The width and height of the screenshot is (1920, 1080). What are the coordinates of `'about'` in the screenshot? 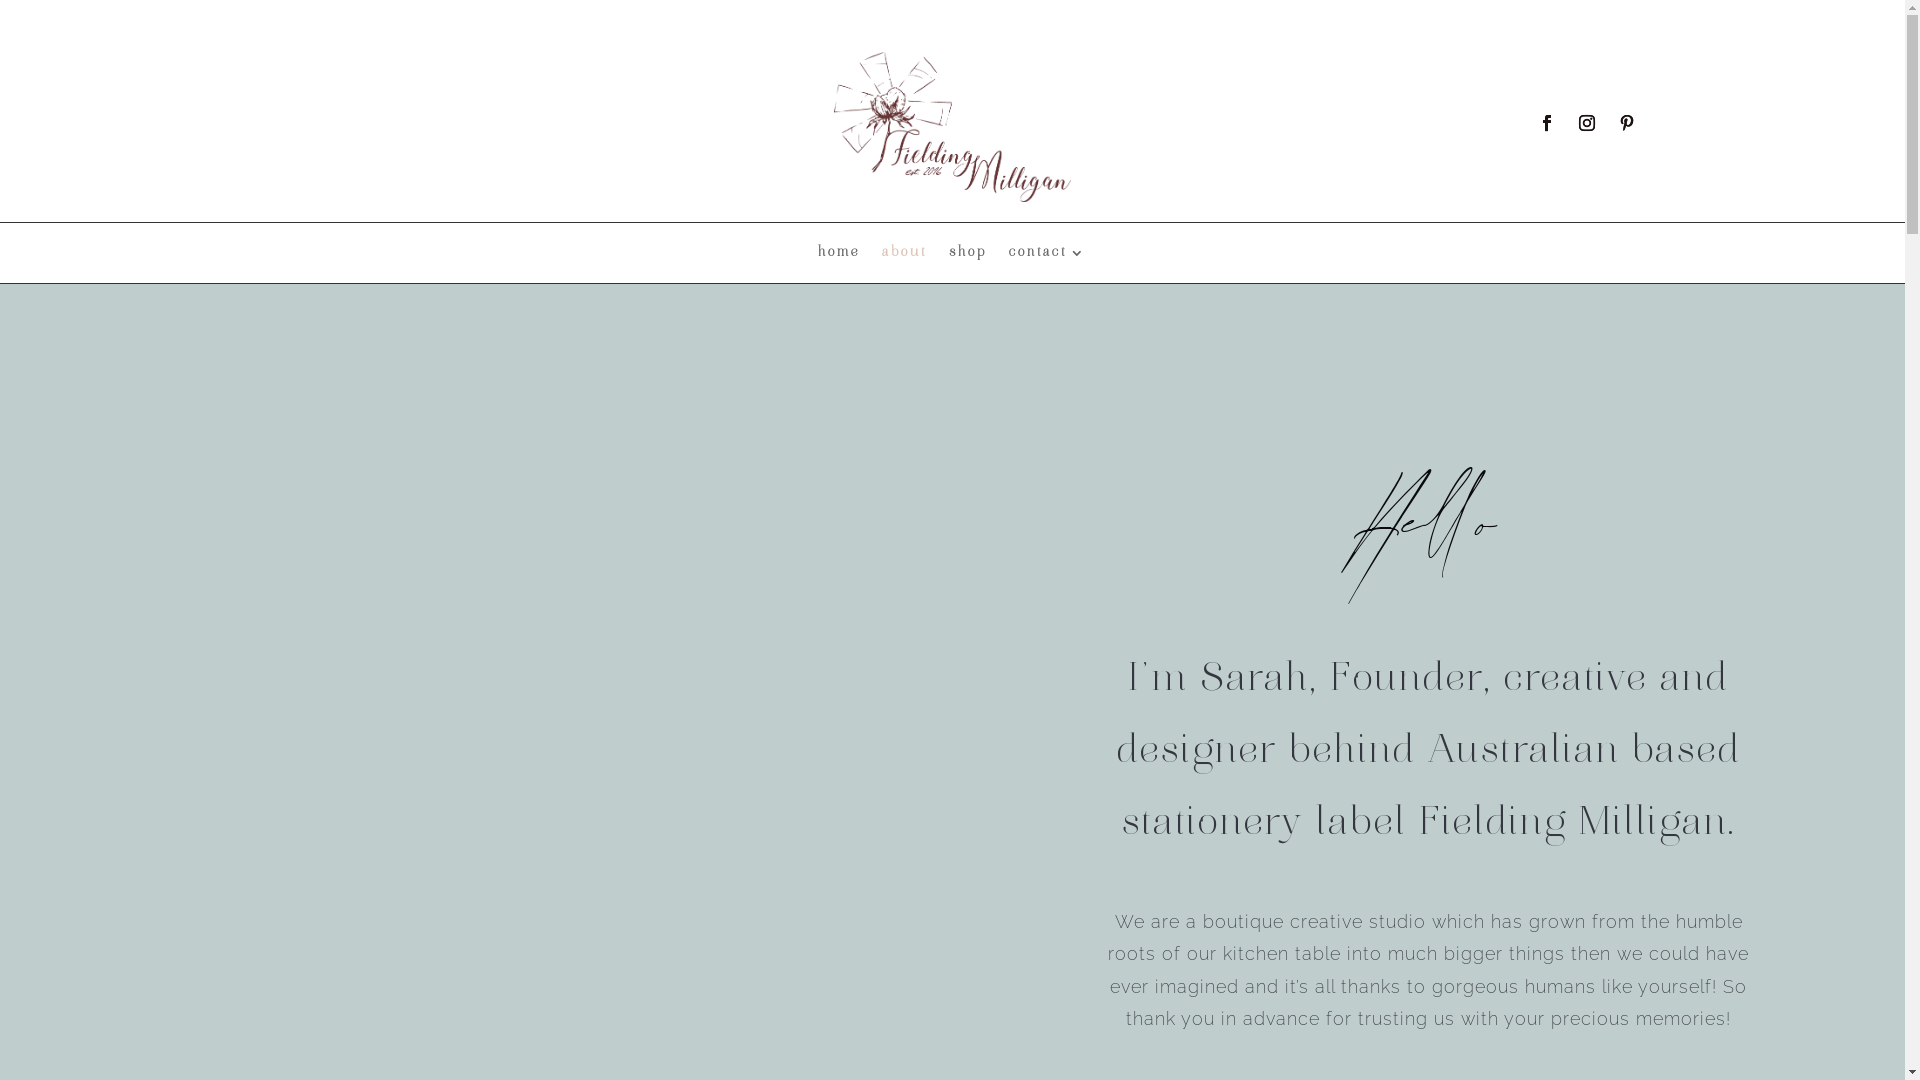 It's located at (903, 256).